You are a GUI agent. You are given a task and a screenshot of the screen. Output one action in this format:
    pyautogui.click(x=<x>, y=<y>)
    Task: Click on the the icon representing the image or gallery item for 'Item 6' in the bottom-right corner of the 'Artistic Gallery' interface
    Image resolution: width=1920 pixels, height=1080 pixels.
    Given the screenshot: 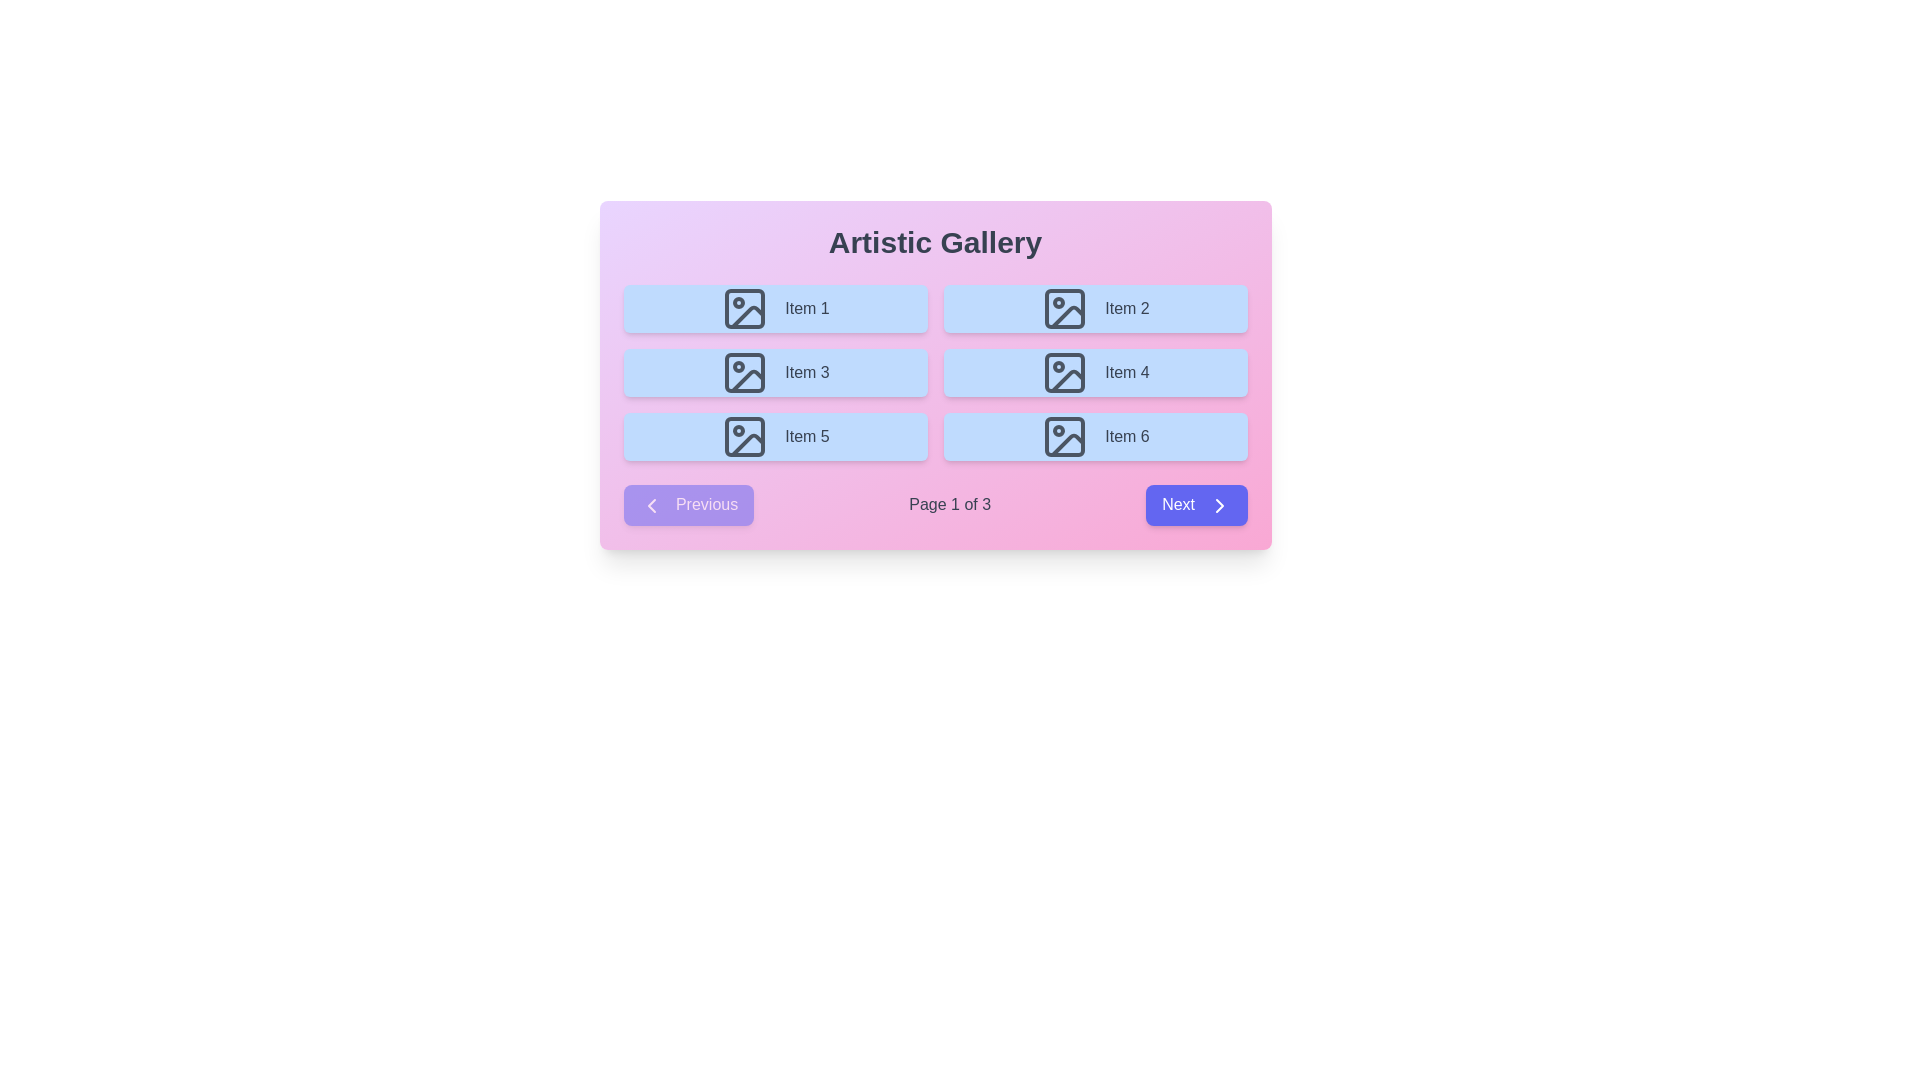 What is the action you would take?
    pyautogui.click(x=1064, y=435)
    